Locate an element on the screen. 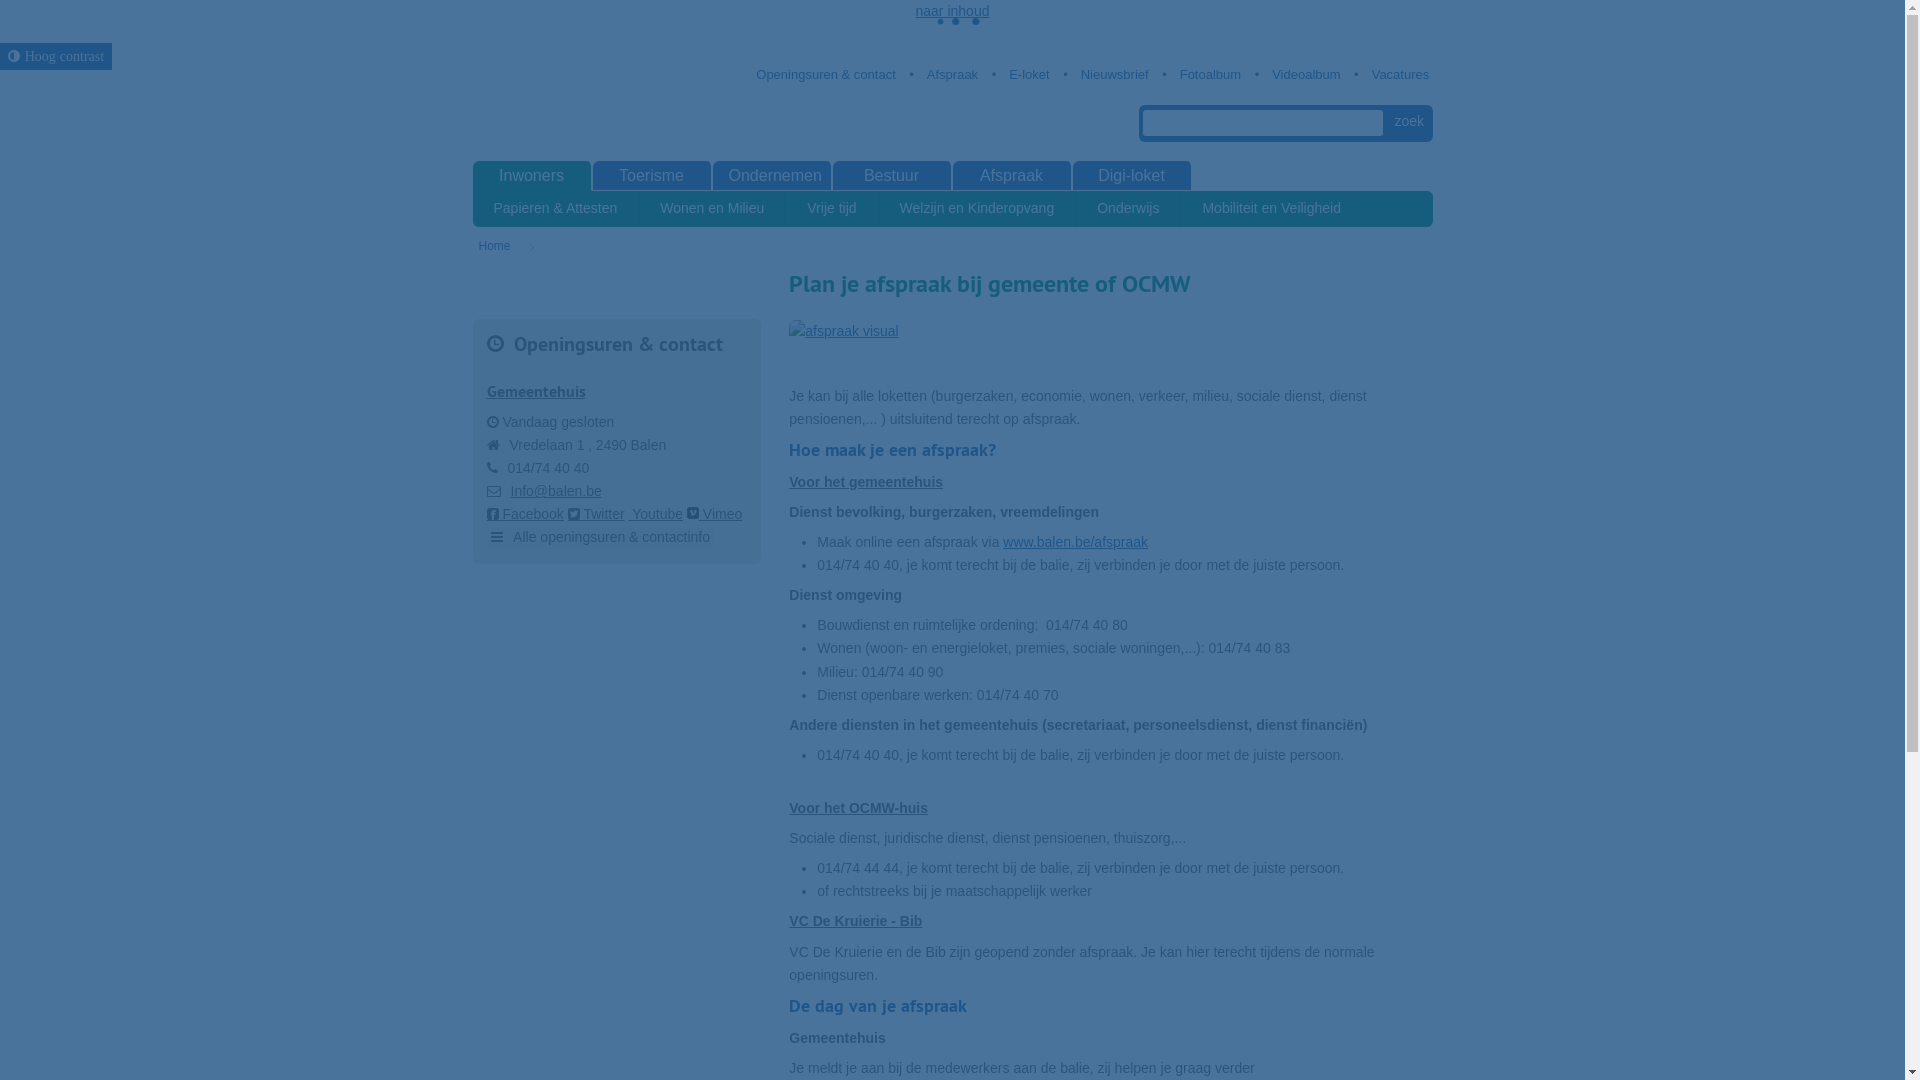 Image resolution: width=1920 pixels, height=1080 pixels. 'Nieuwsbrief' is located at coordinates (1059, 73).